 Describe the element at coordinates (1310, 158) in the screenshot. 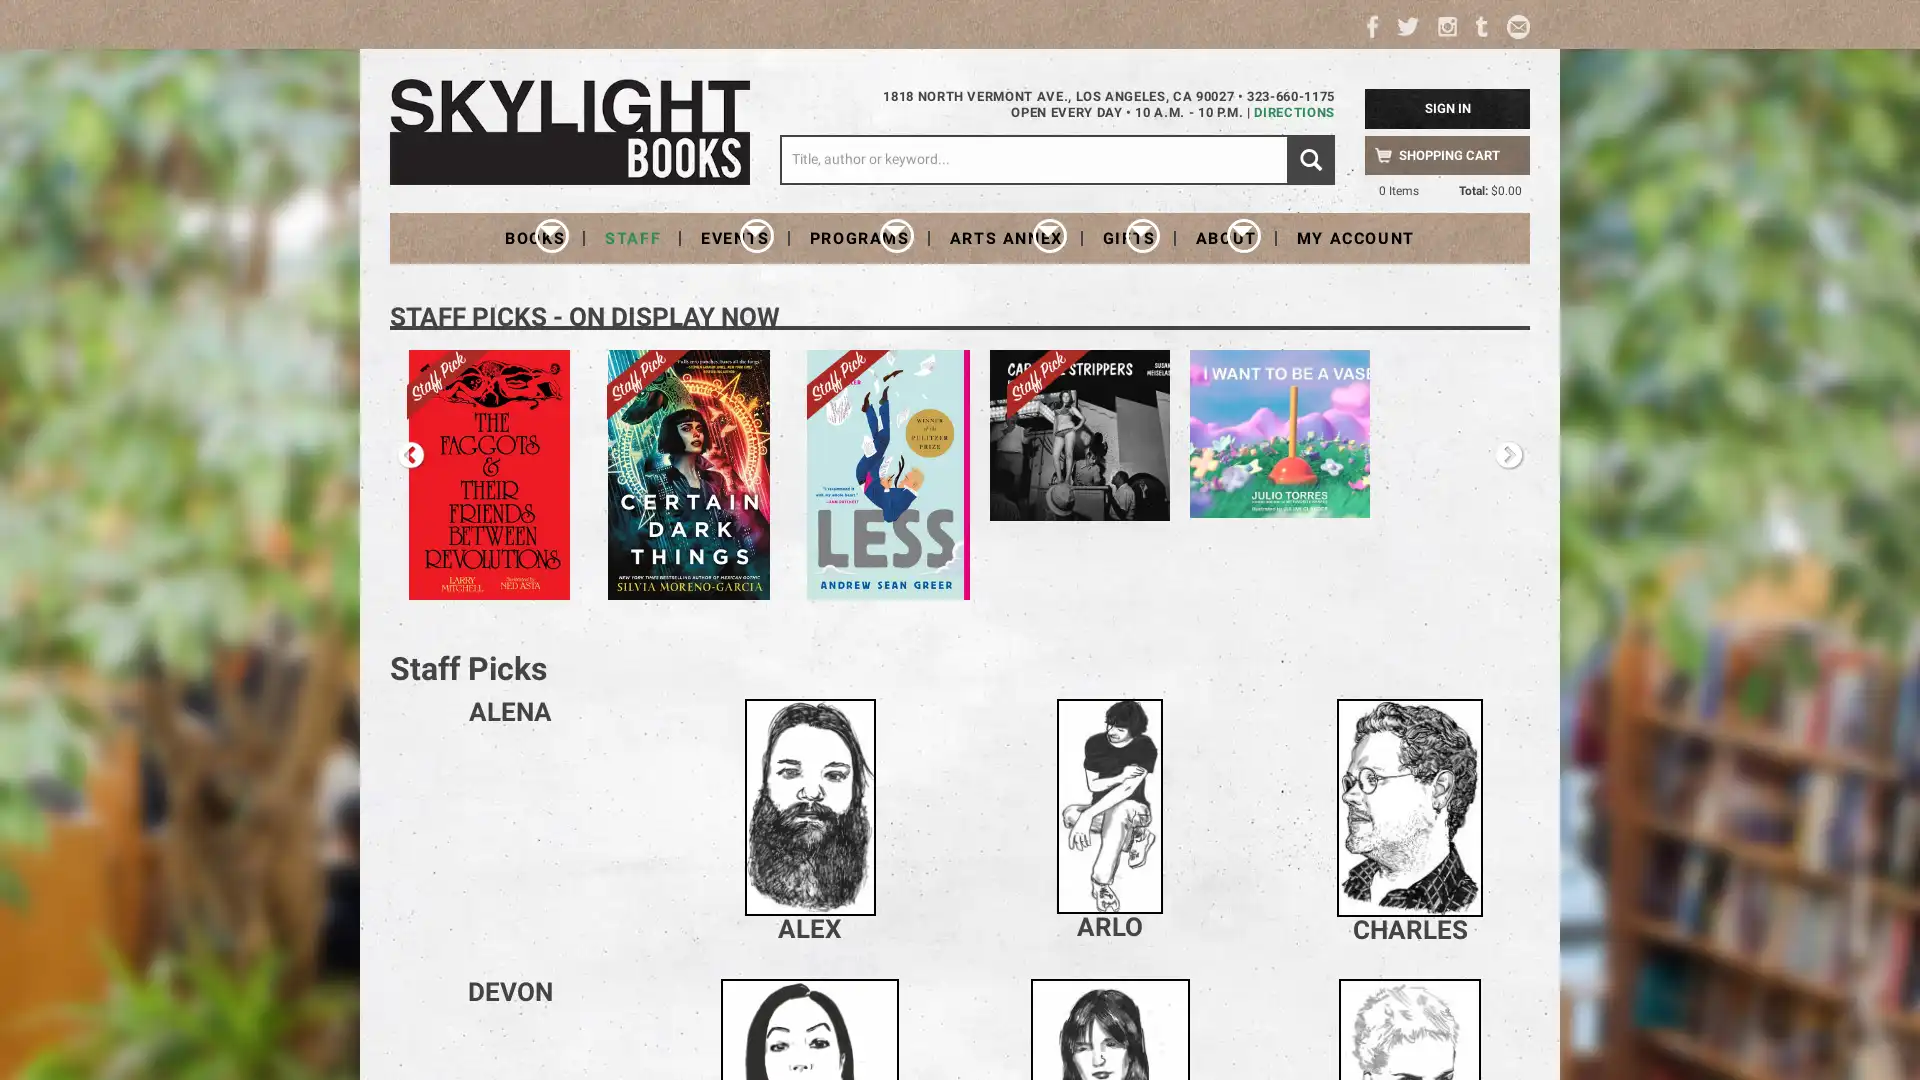

I see `search` at that location.